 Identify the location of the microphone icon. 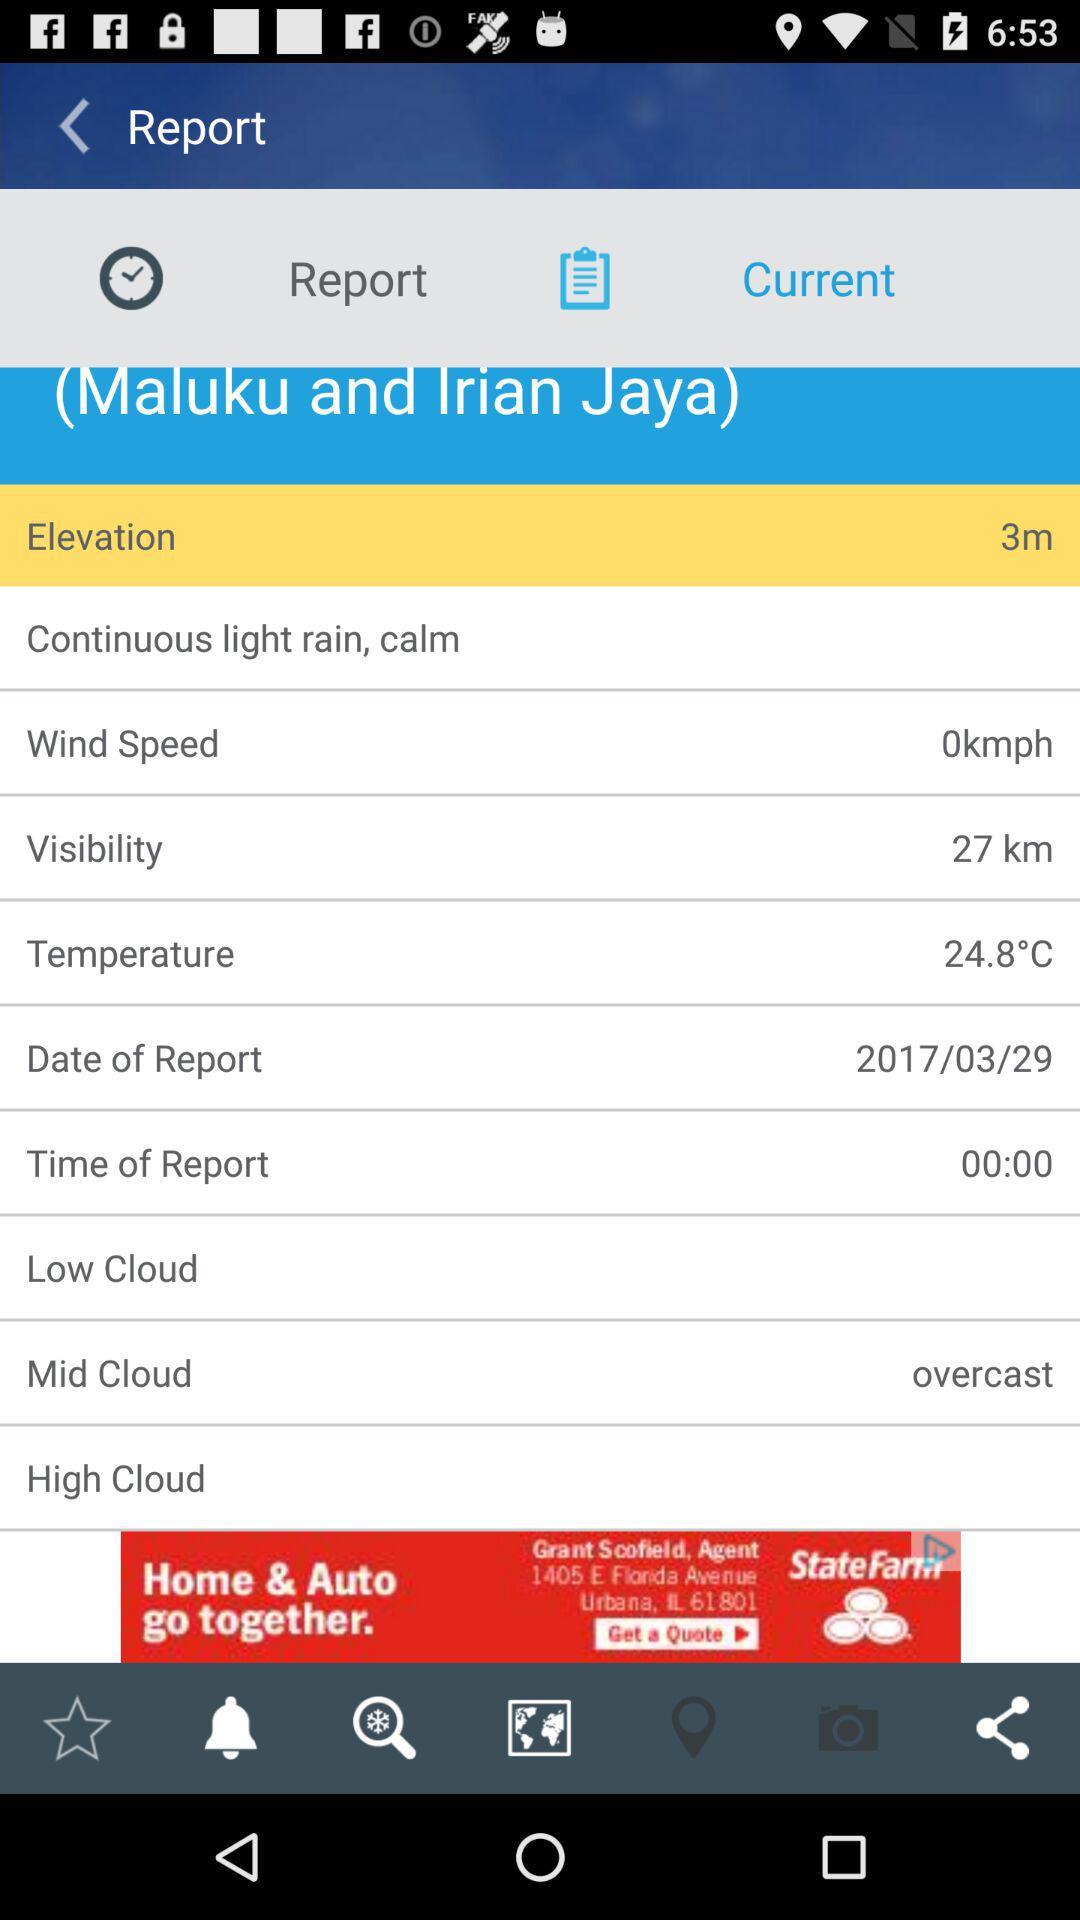
(692, 1848).